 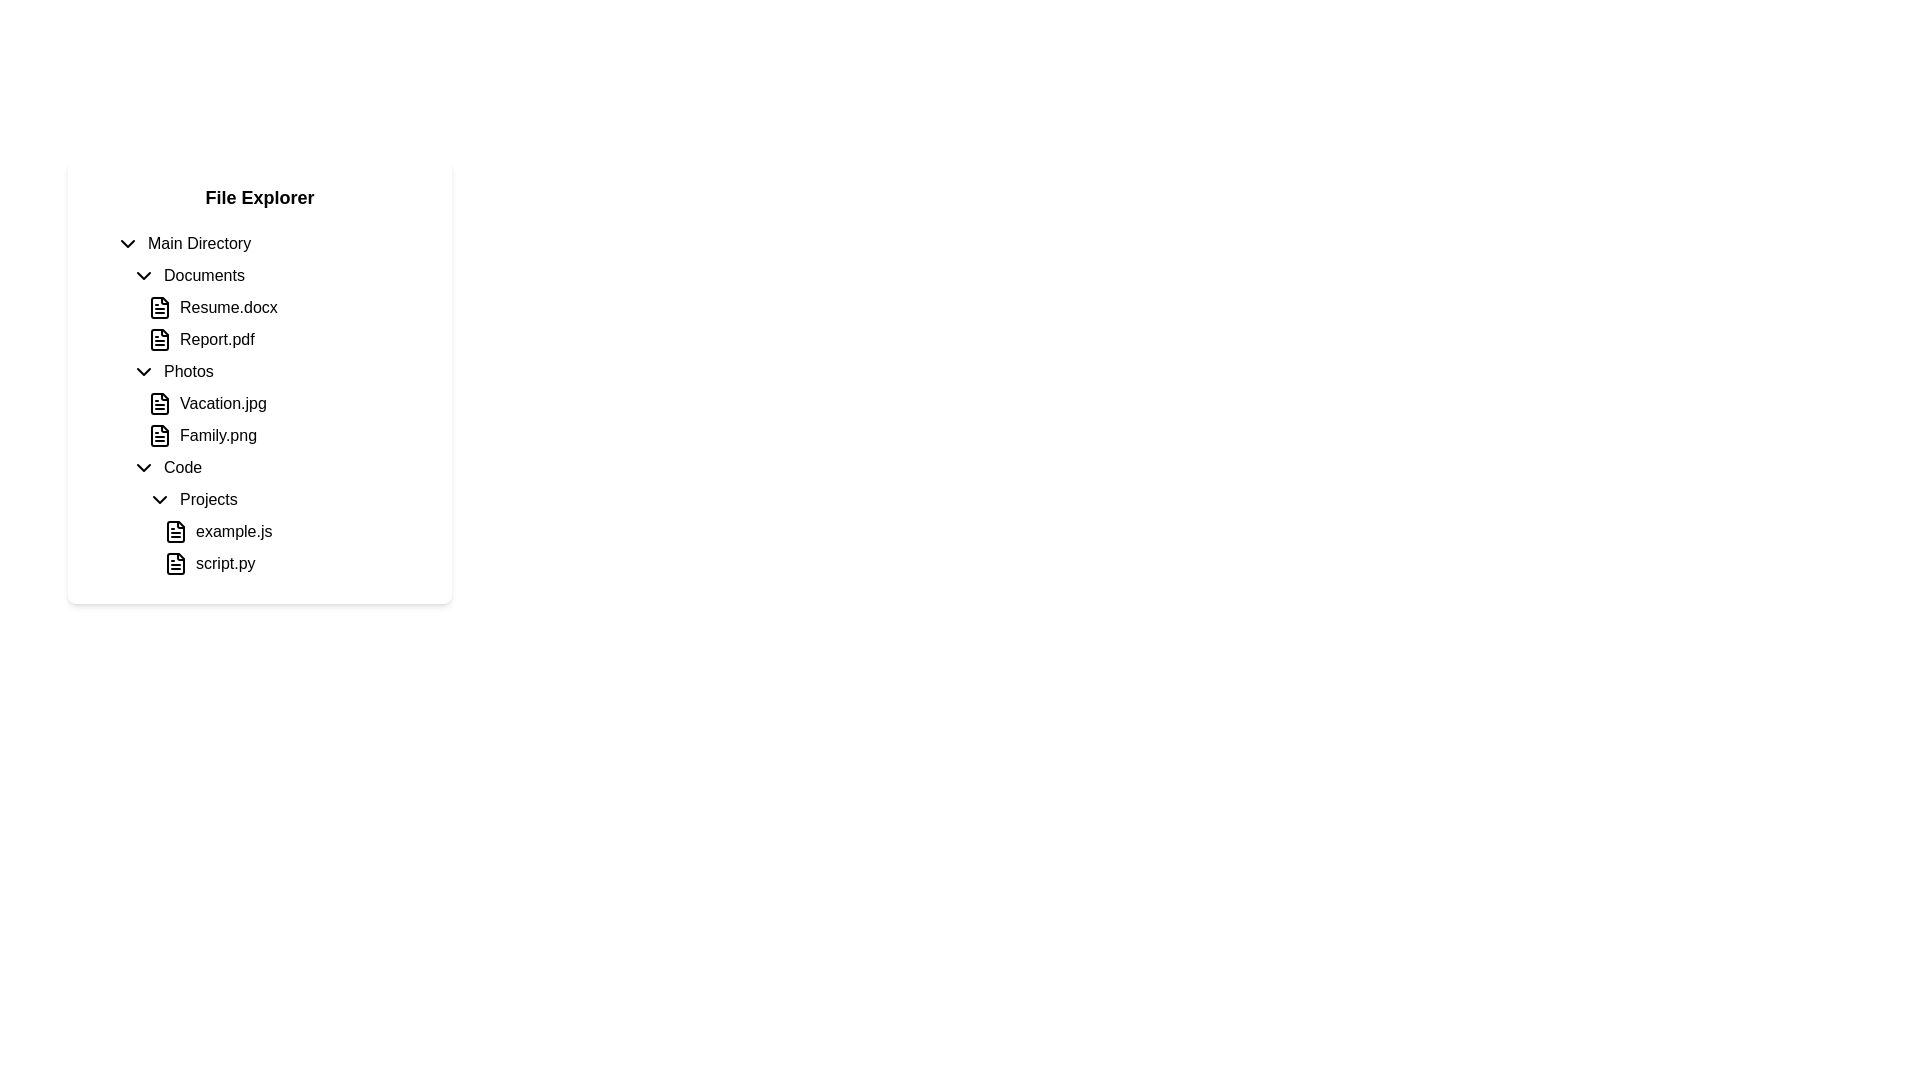 I want to click on the 'Photos' text label, which is the third item in the vertical list under 'Documents', so click(x=188, y=371).